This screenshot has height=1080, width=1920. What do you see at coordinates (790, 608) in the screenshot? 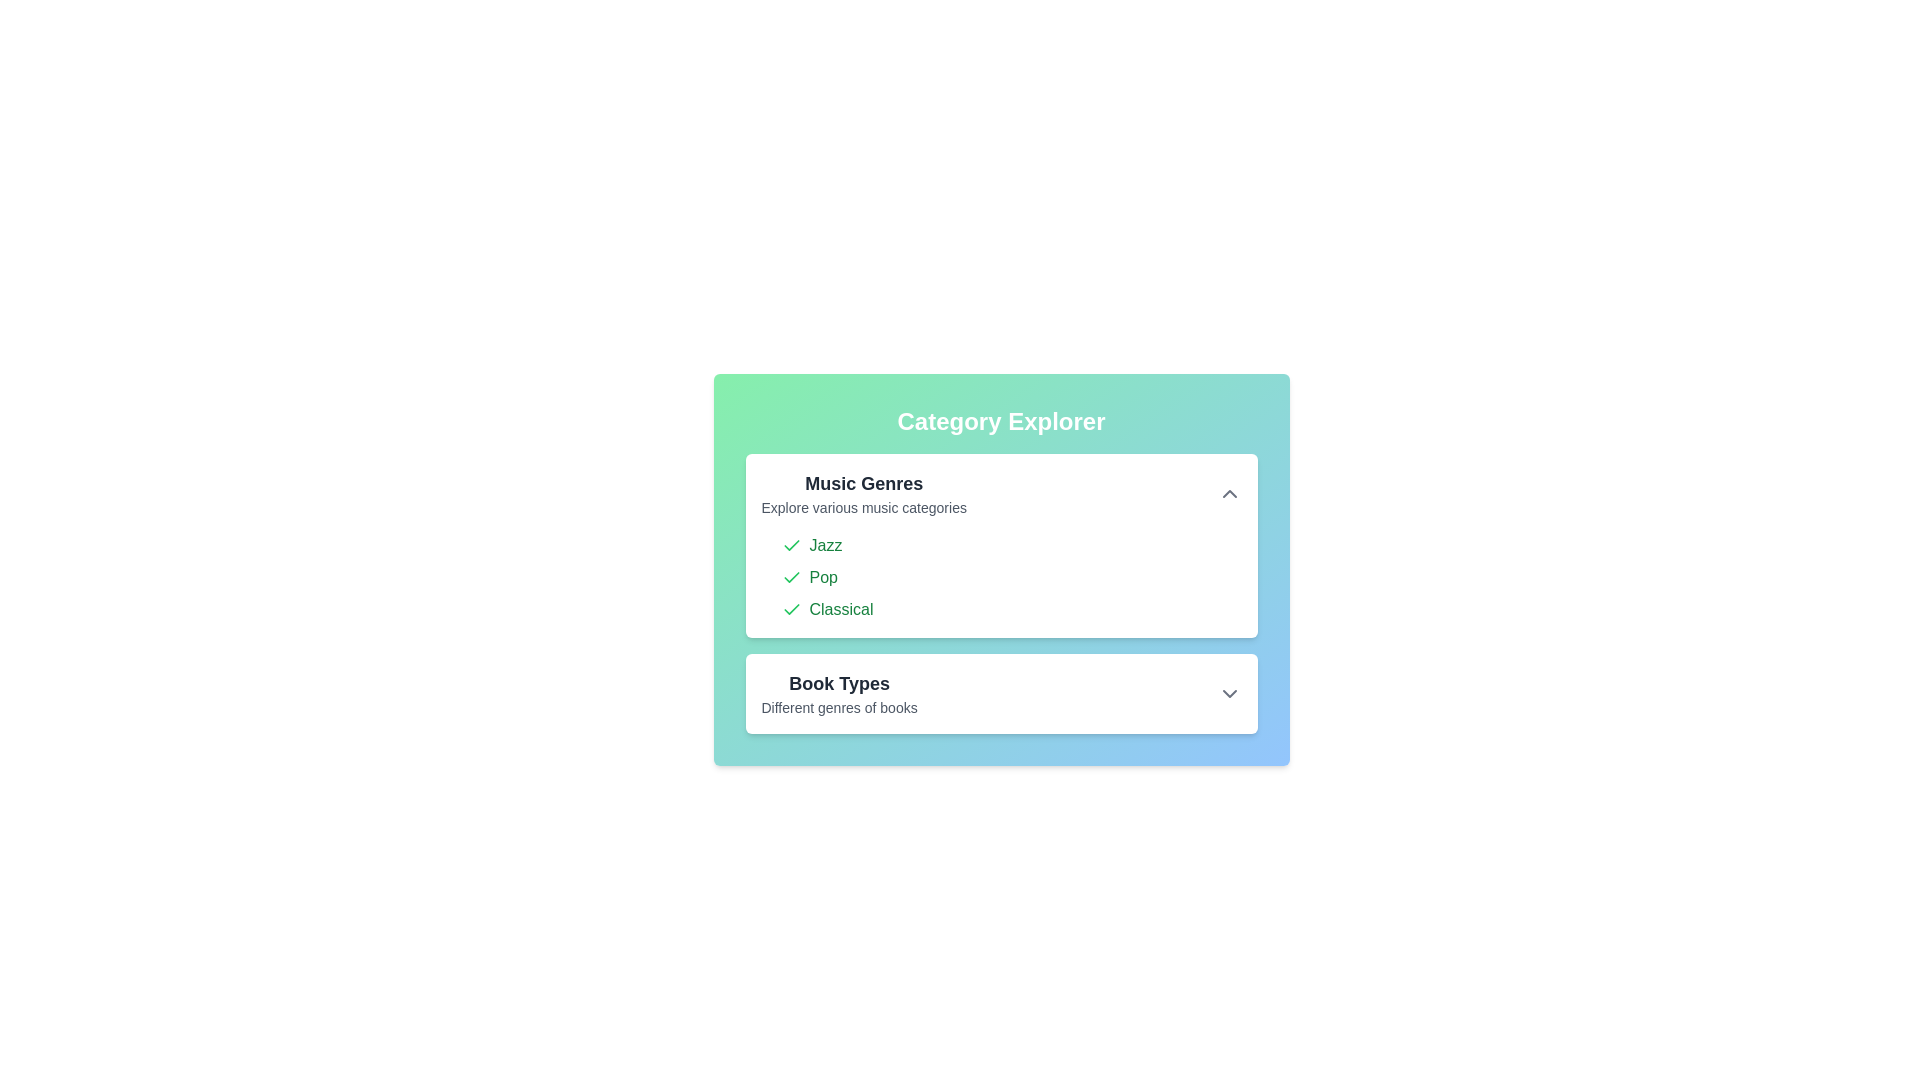
I see `the item Classical from the list` at bounding box center [790, 608].